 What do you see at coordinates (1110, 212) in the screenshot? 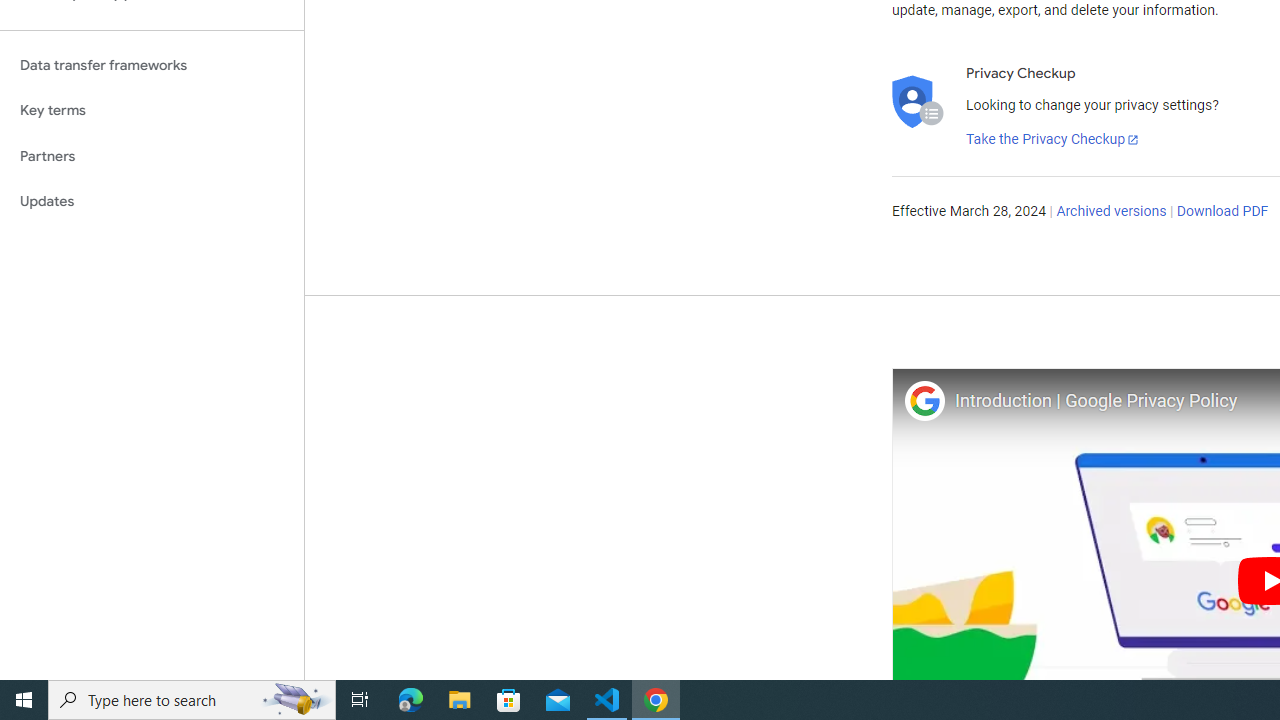
I see `'Archived versions'` at bounding box center [1110, 212].